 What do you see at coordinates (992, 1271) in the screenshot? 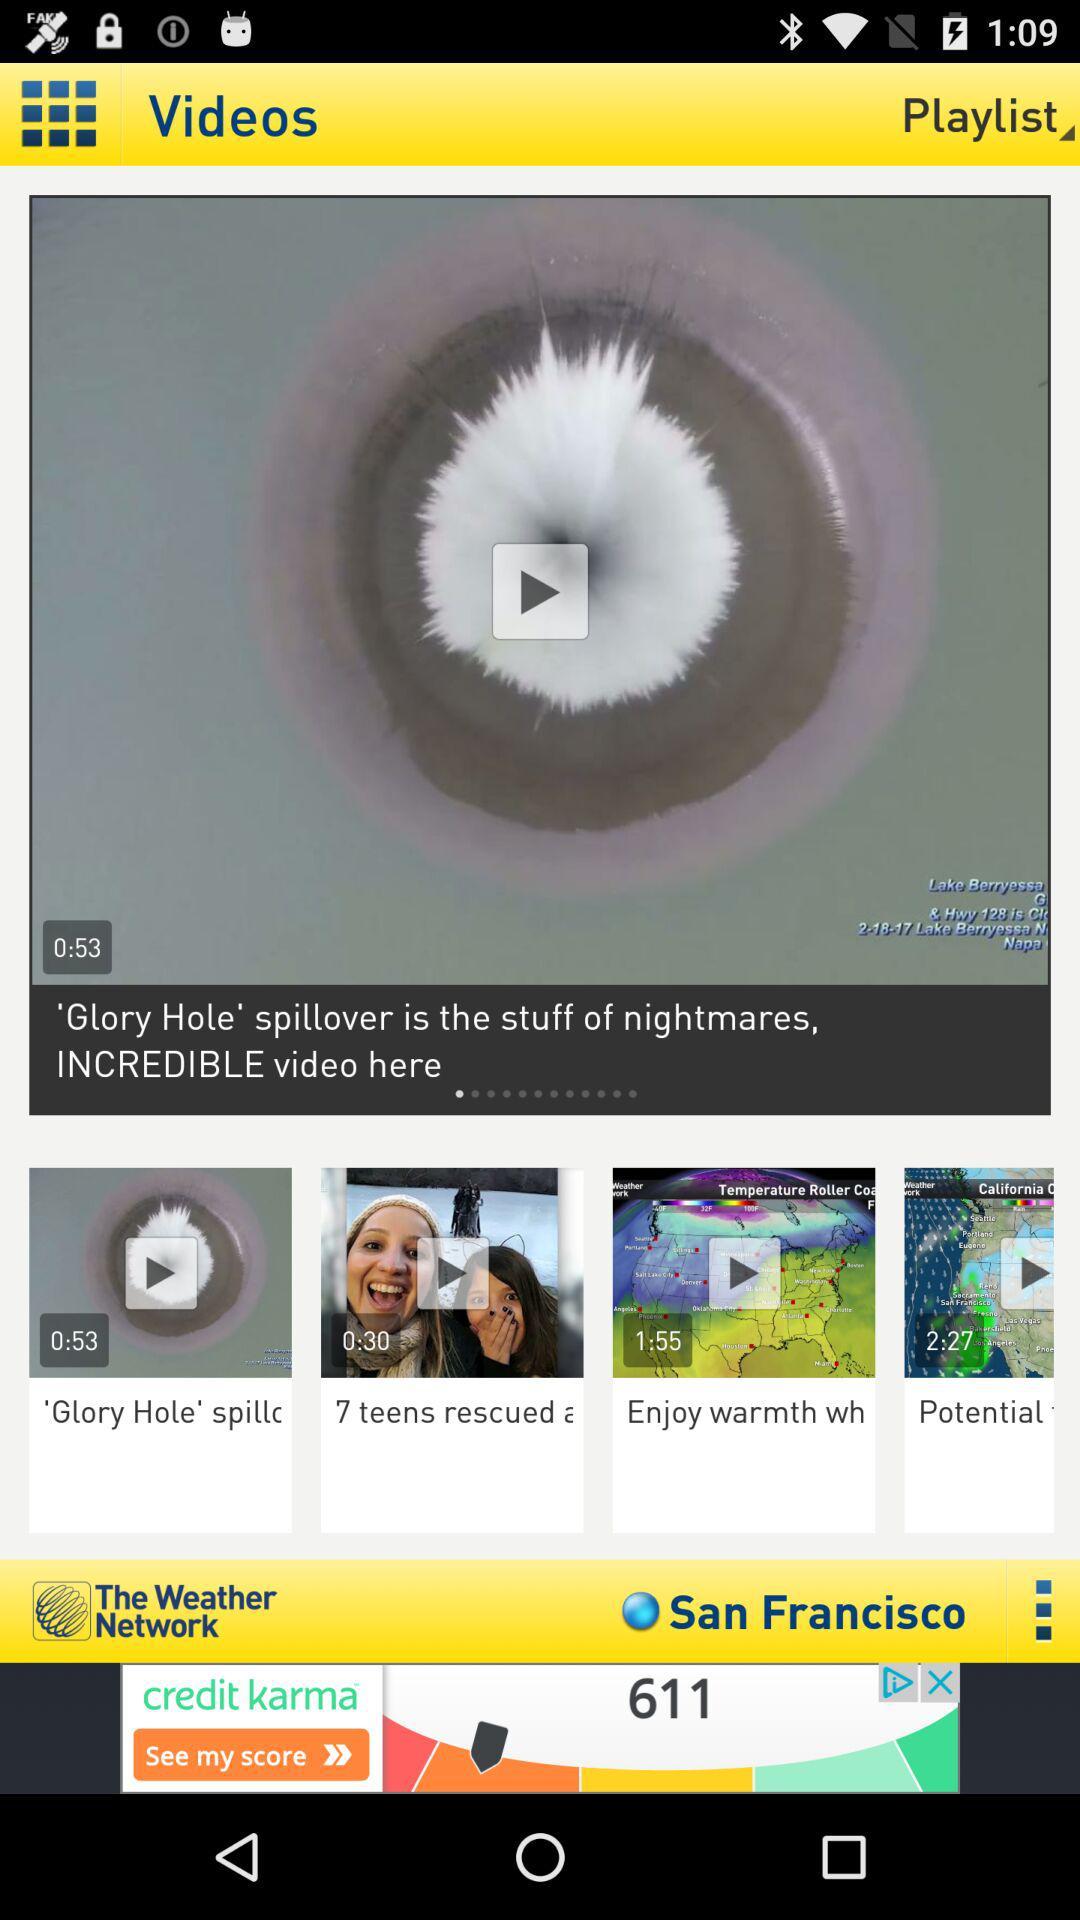
I see `video icon` at bounding box center [992, 1271].